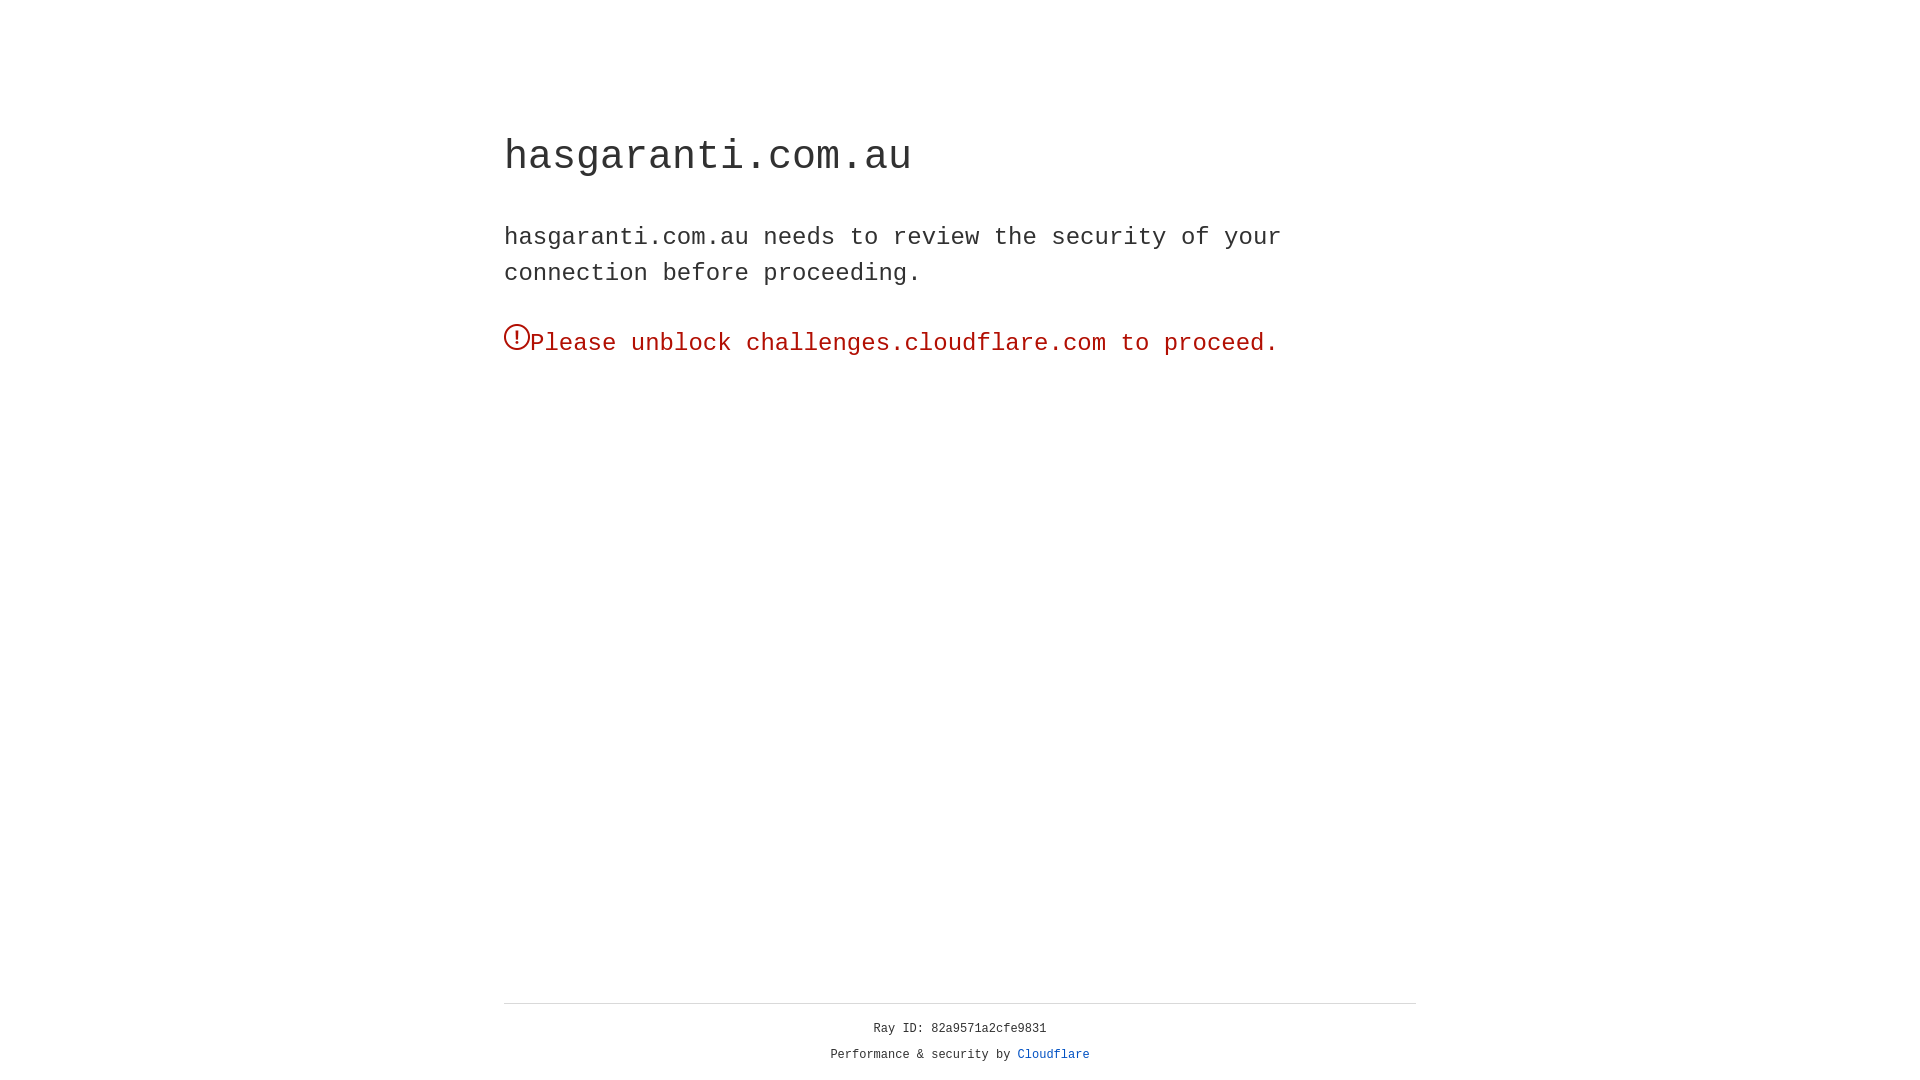 The width and height of the screenshot is (1920, 1080). What do you see at coordinates (1053, 1054) in the screenshot?
I see `'Cloudflare'` at bounding box center [1053, 1054].